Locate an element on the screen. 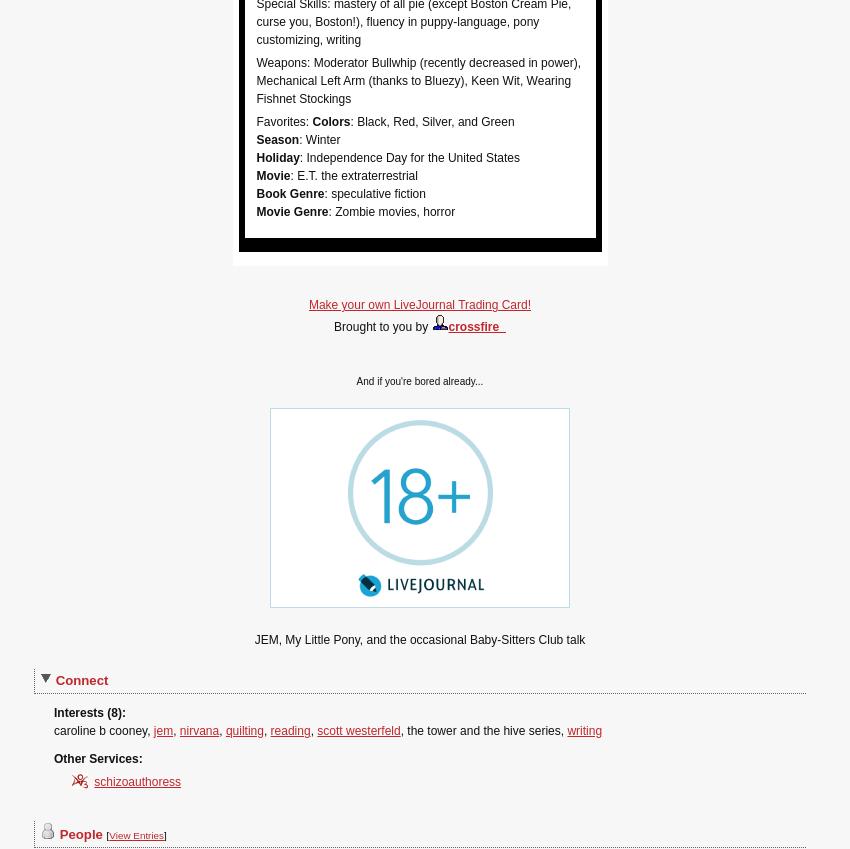 The image size is (850, 849). 'Favorites:' is located at coordinates (282, 119).